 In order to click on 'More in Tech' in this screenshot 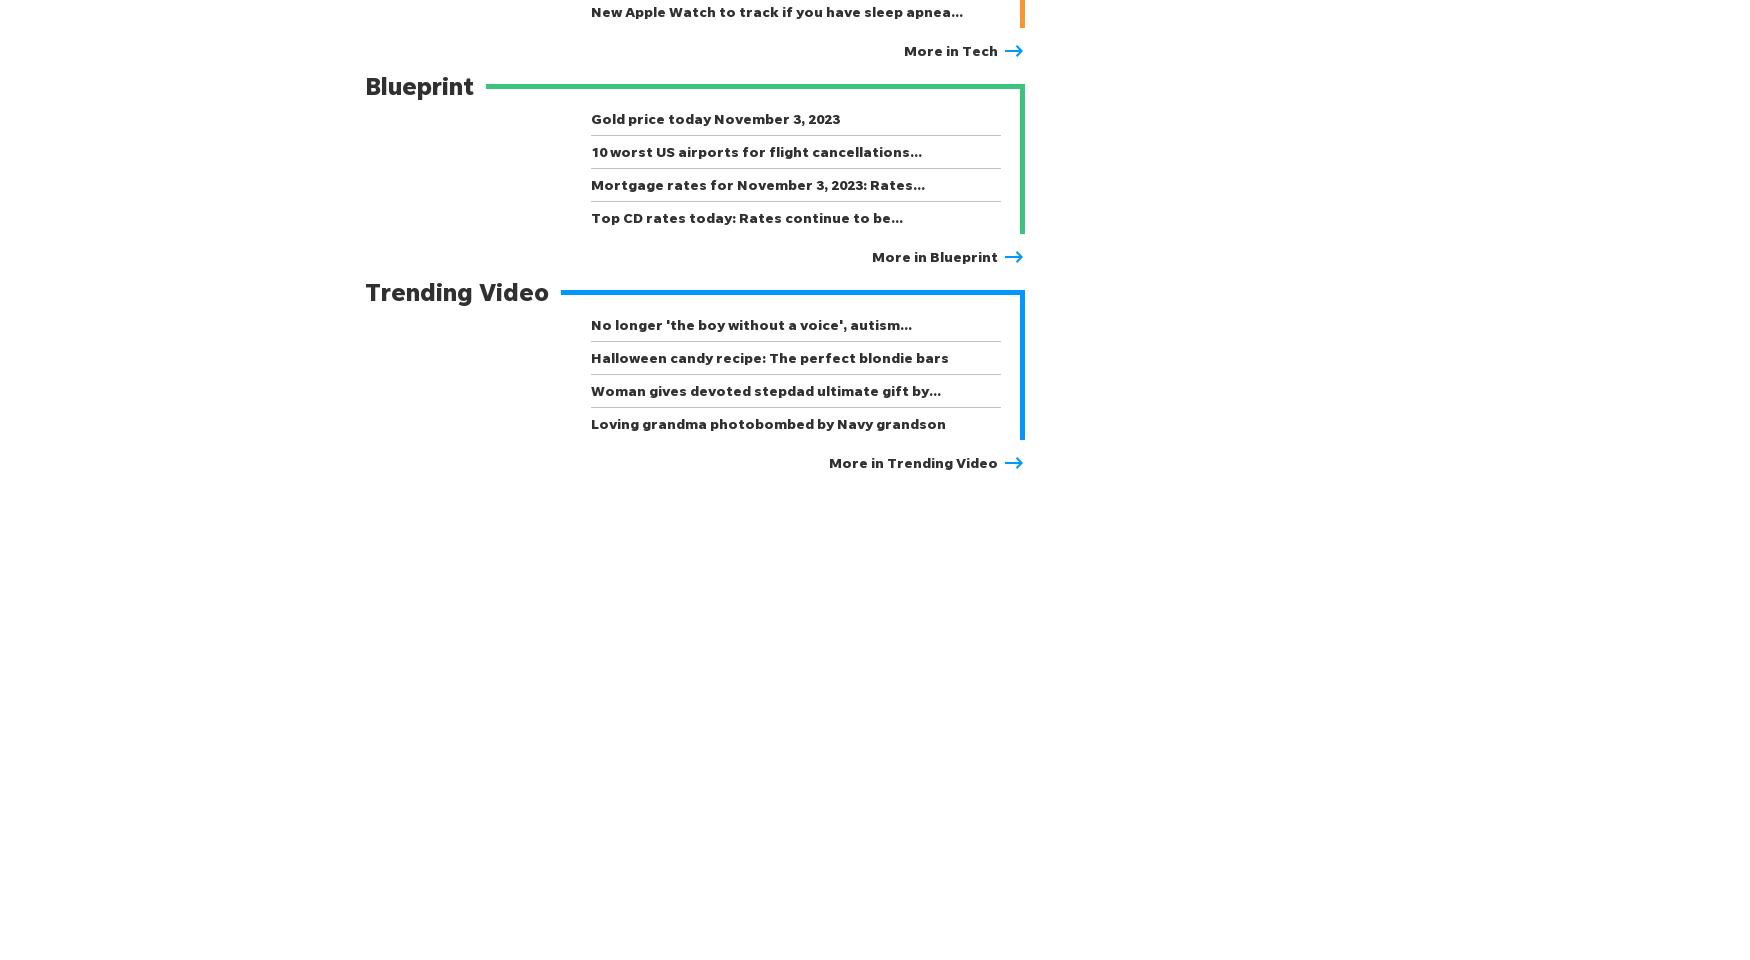, I will do `click(950, 49)`.